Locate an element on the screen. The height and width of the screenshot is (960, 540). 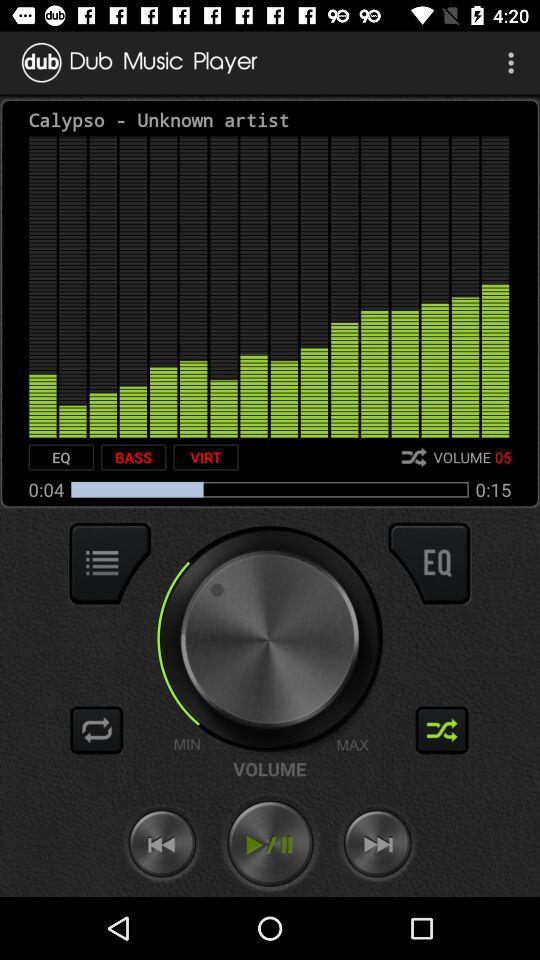
random option is located at coordinates (442, 729).